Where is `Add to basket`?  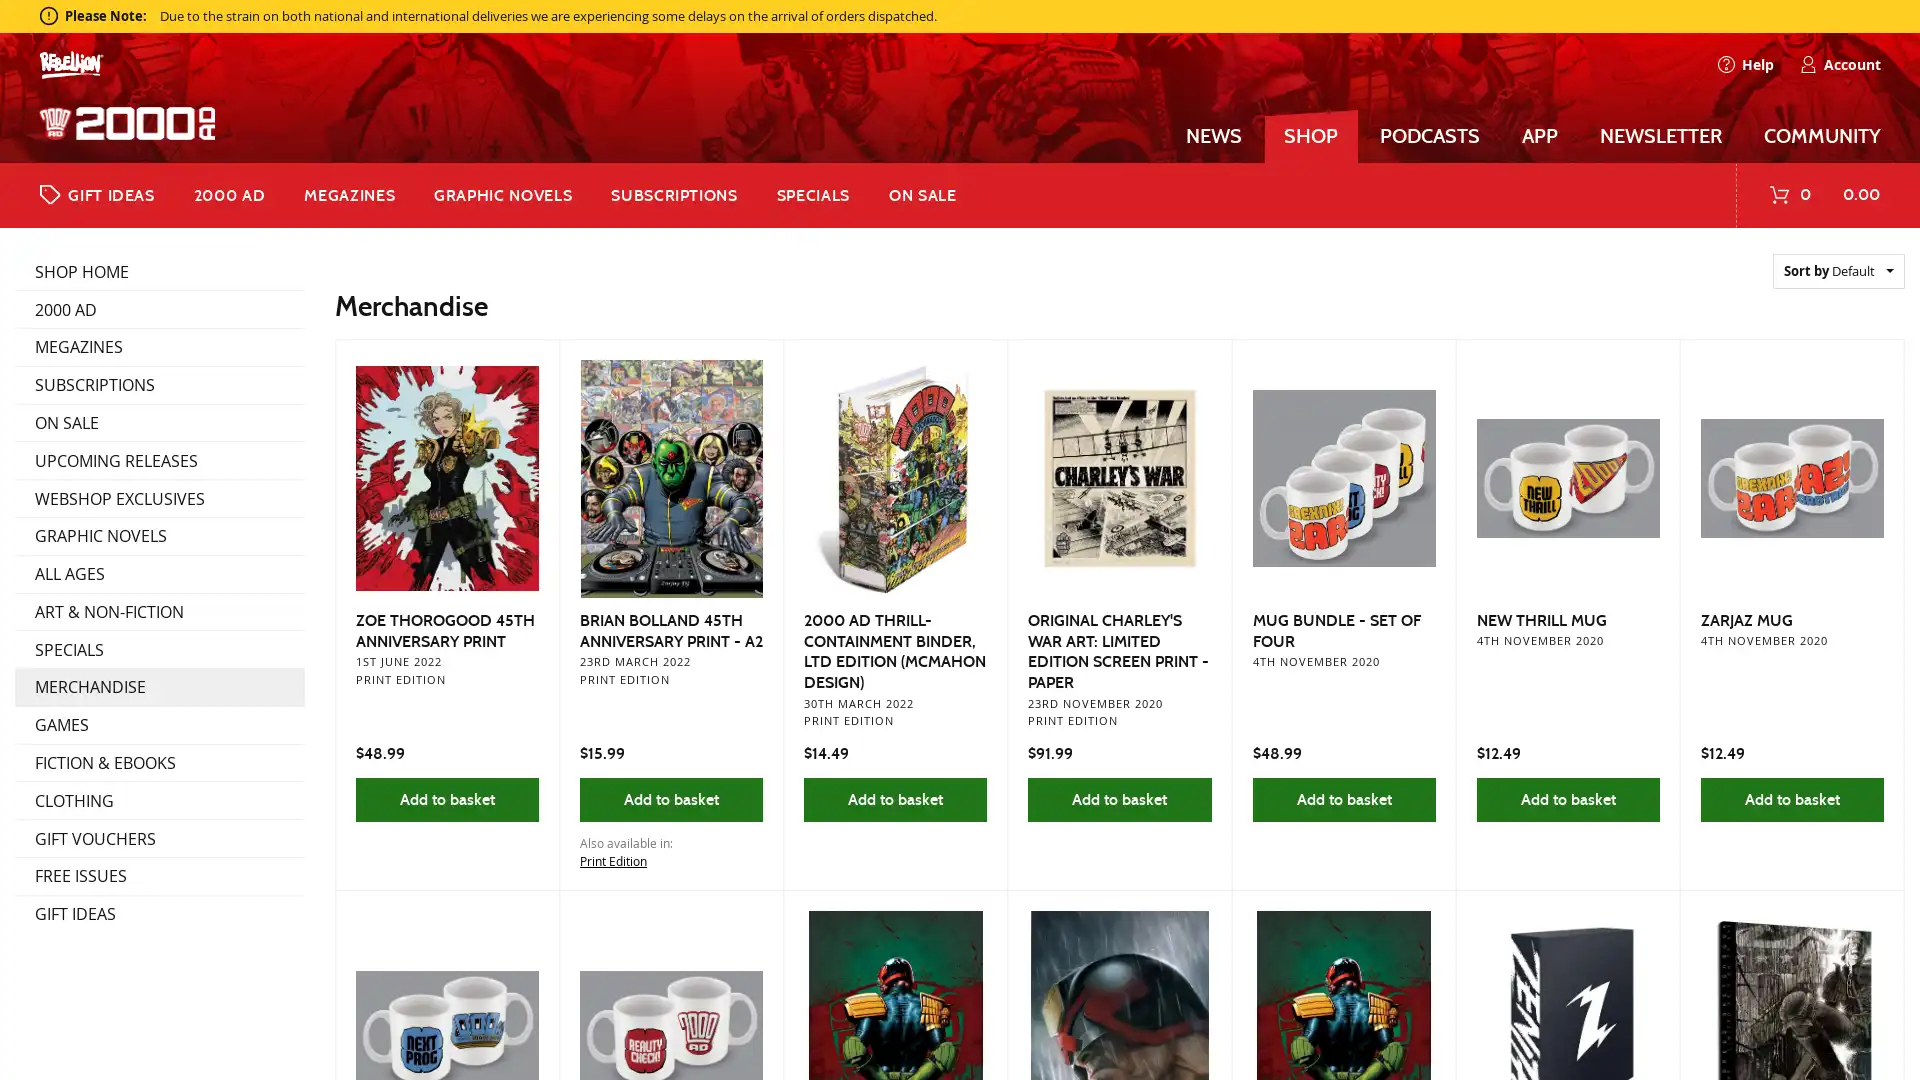
Add to basket is located at coordinates (1566, 798).